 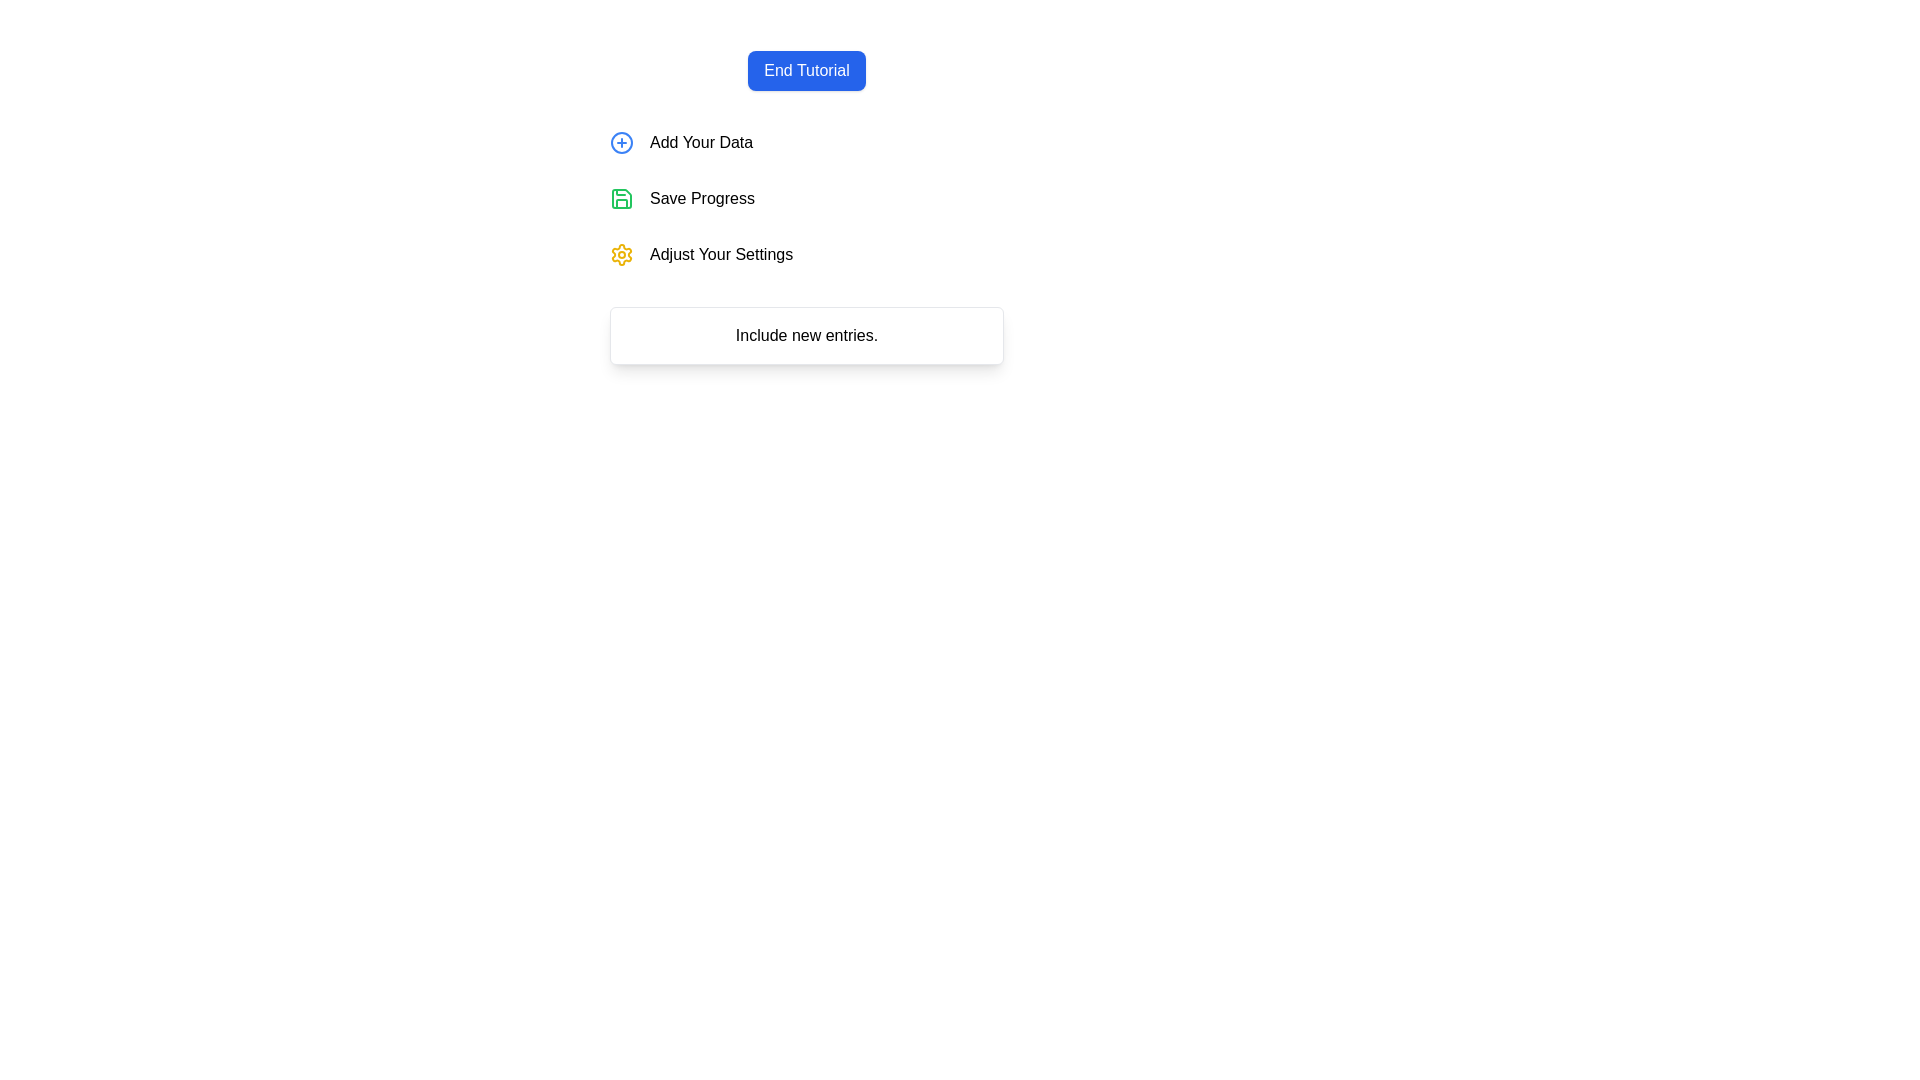 I want to click on the rectangular blue button labeled 'End Tutorial' at the top-center of the interface, so click(x=806, y=69).